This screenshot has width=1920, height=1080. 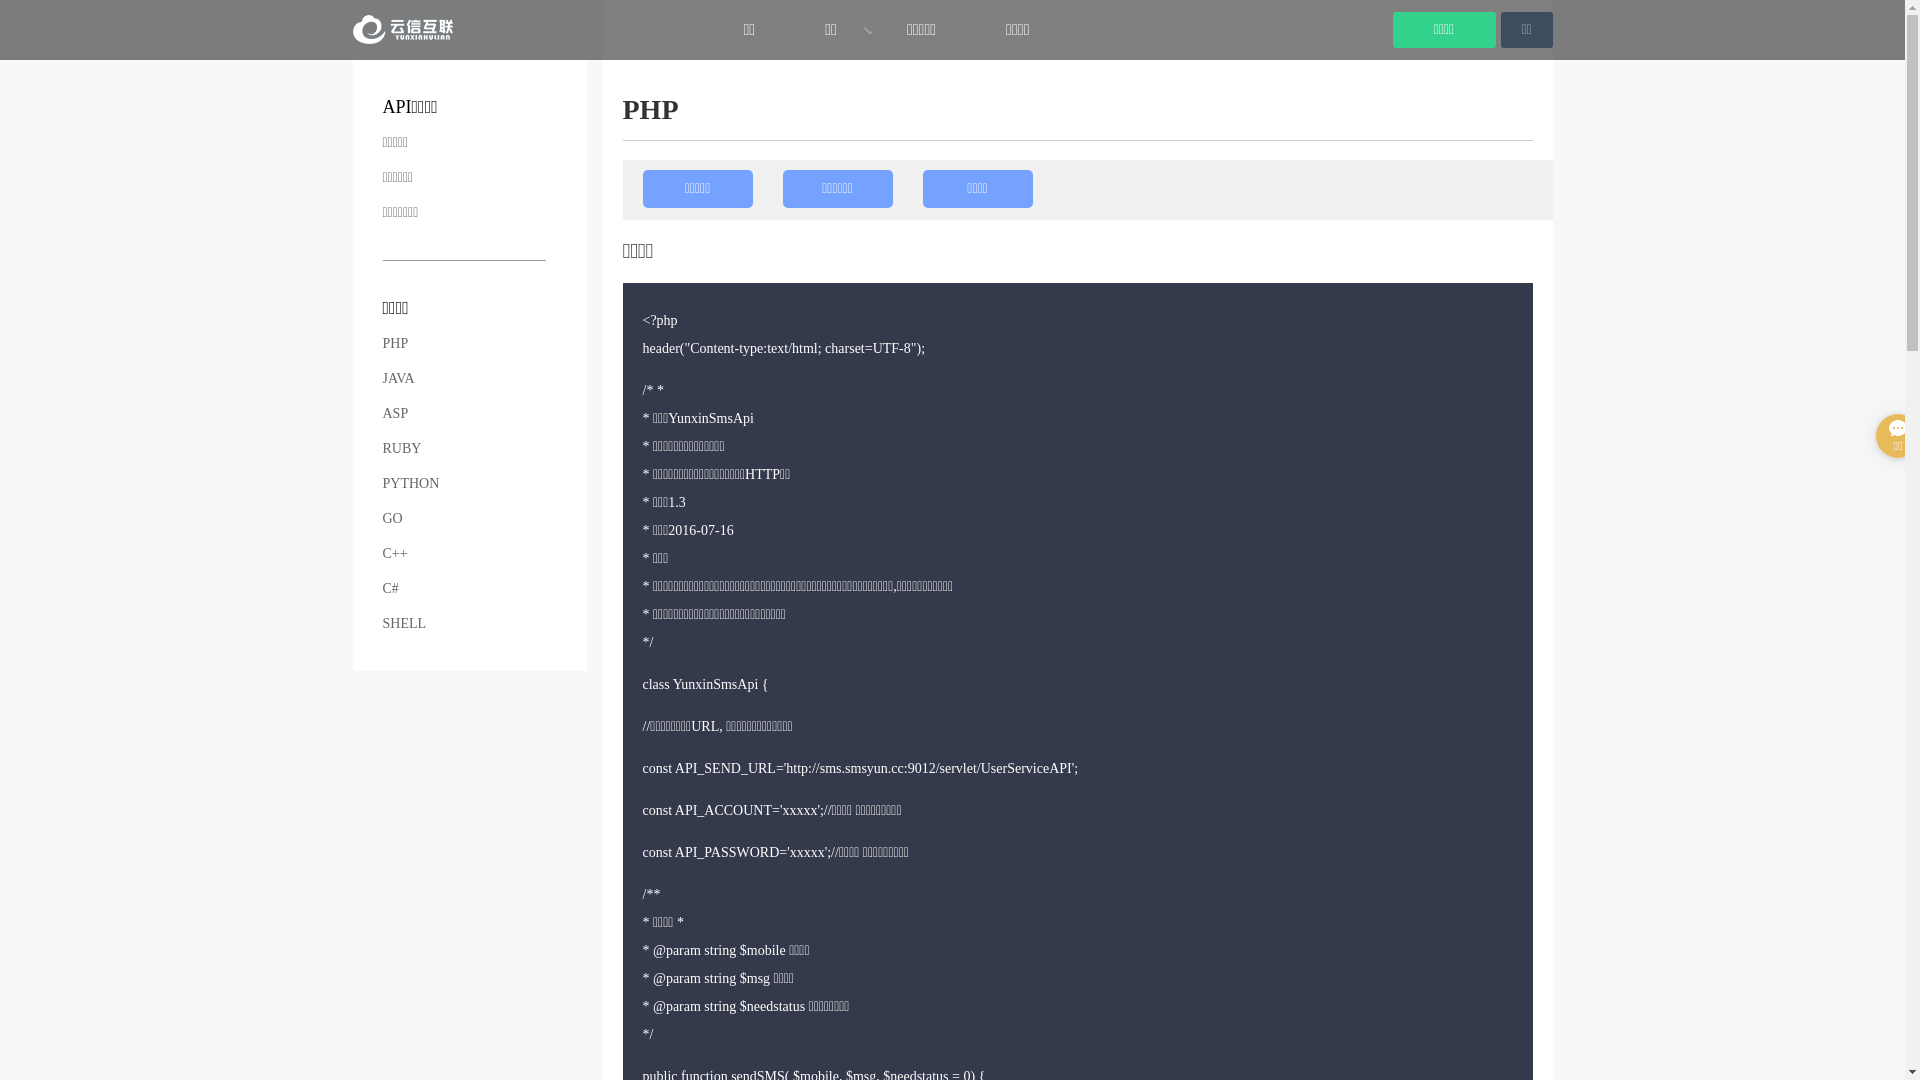 What do you see at coordinates (394, 342) in the screenshot?
I see `'PHP'` at bounding box center [394, 342].